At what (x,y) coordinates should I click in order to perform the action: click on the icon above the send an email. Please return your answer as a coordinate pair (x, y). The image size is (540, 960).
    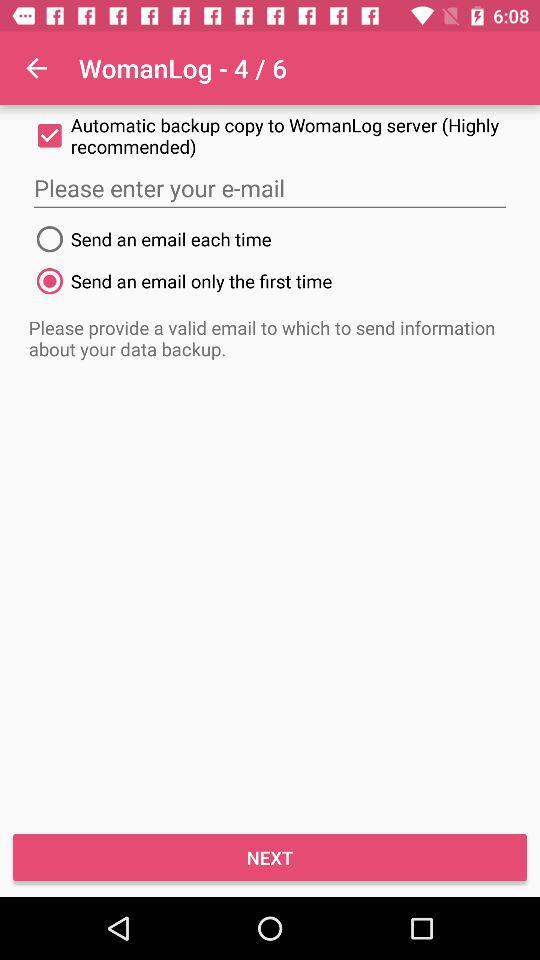
    Looking at the image, I should click on (270, 188).